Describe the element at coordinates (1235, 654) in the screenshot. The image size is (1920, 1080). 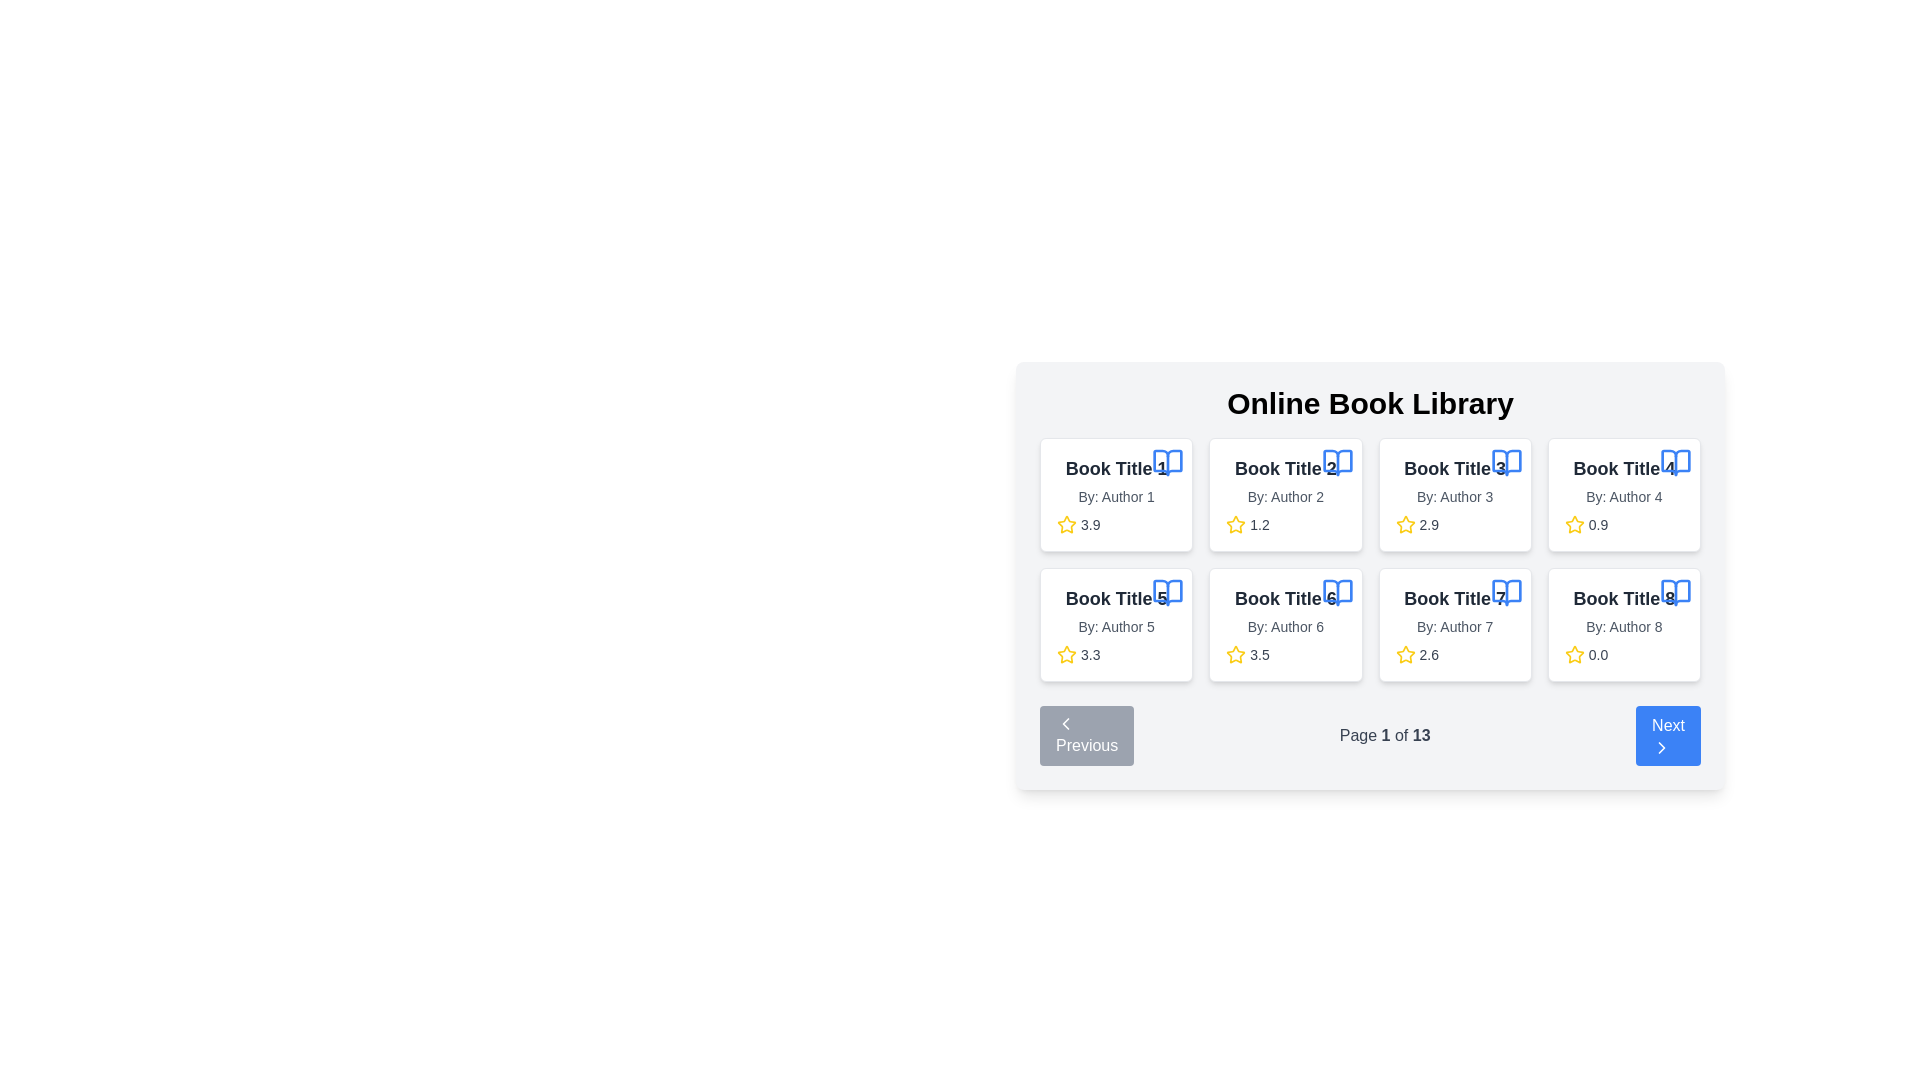
I see `the bright yellow star icon with a hollow center located next` at that location.